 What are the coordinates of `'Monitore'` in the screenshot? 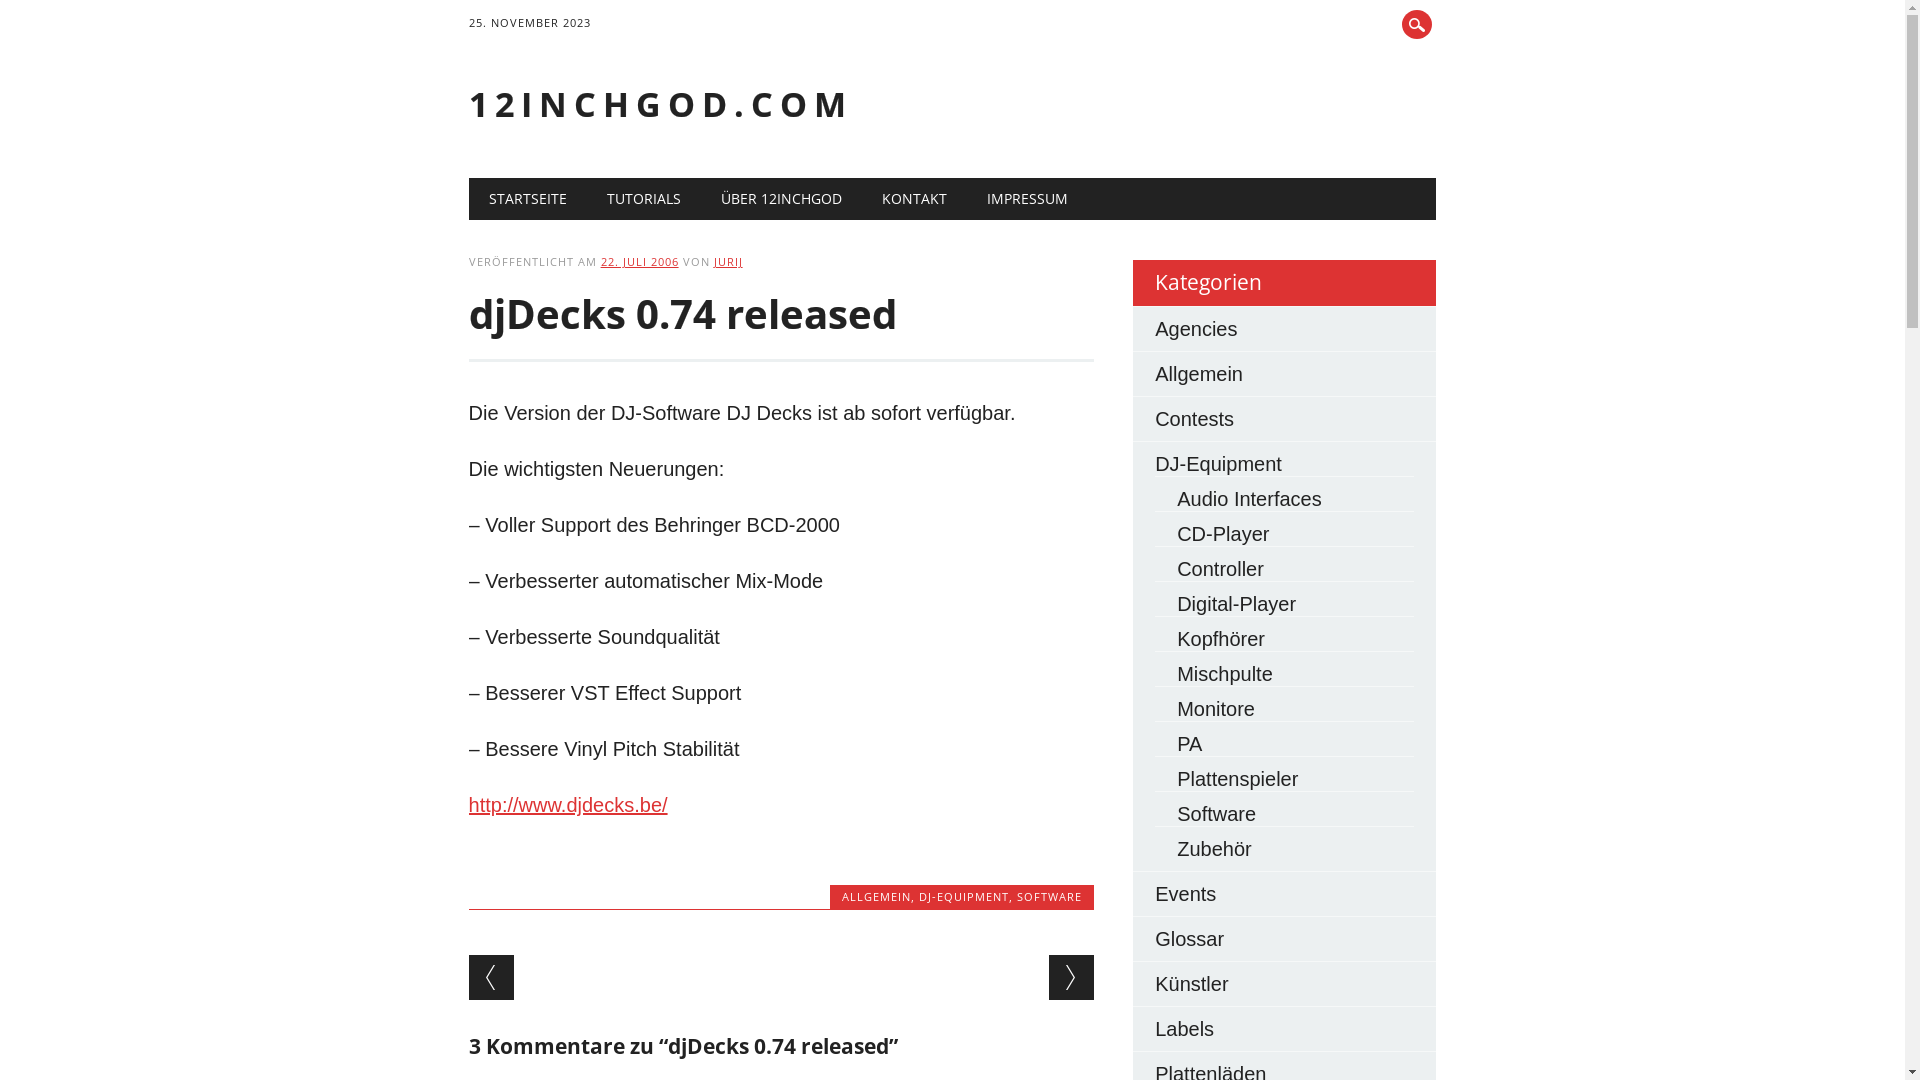 It's located at (1214, 708).